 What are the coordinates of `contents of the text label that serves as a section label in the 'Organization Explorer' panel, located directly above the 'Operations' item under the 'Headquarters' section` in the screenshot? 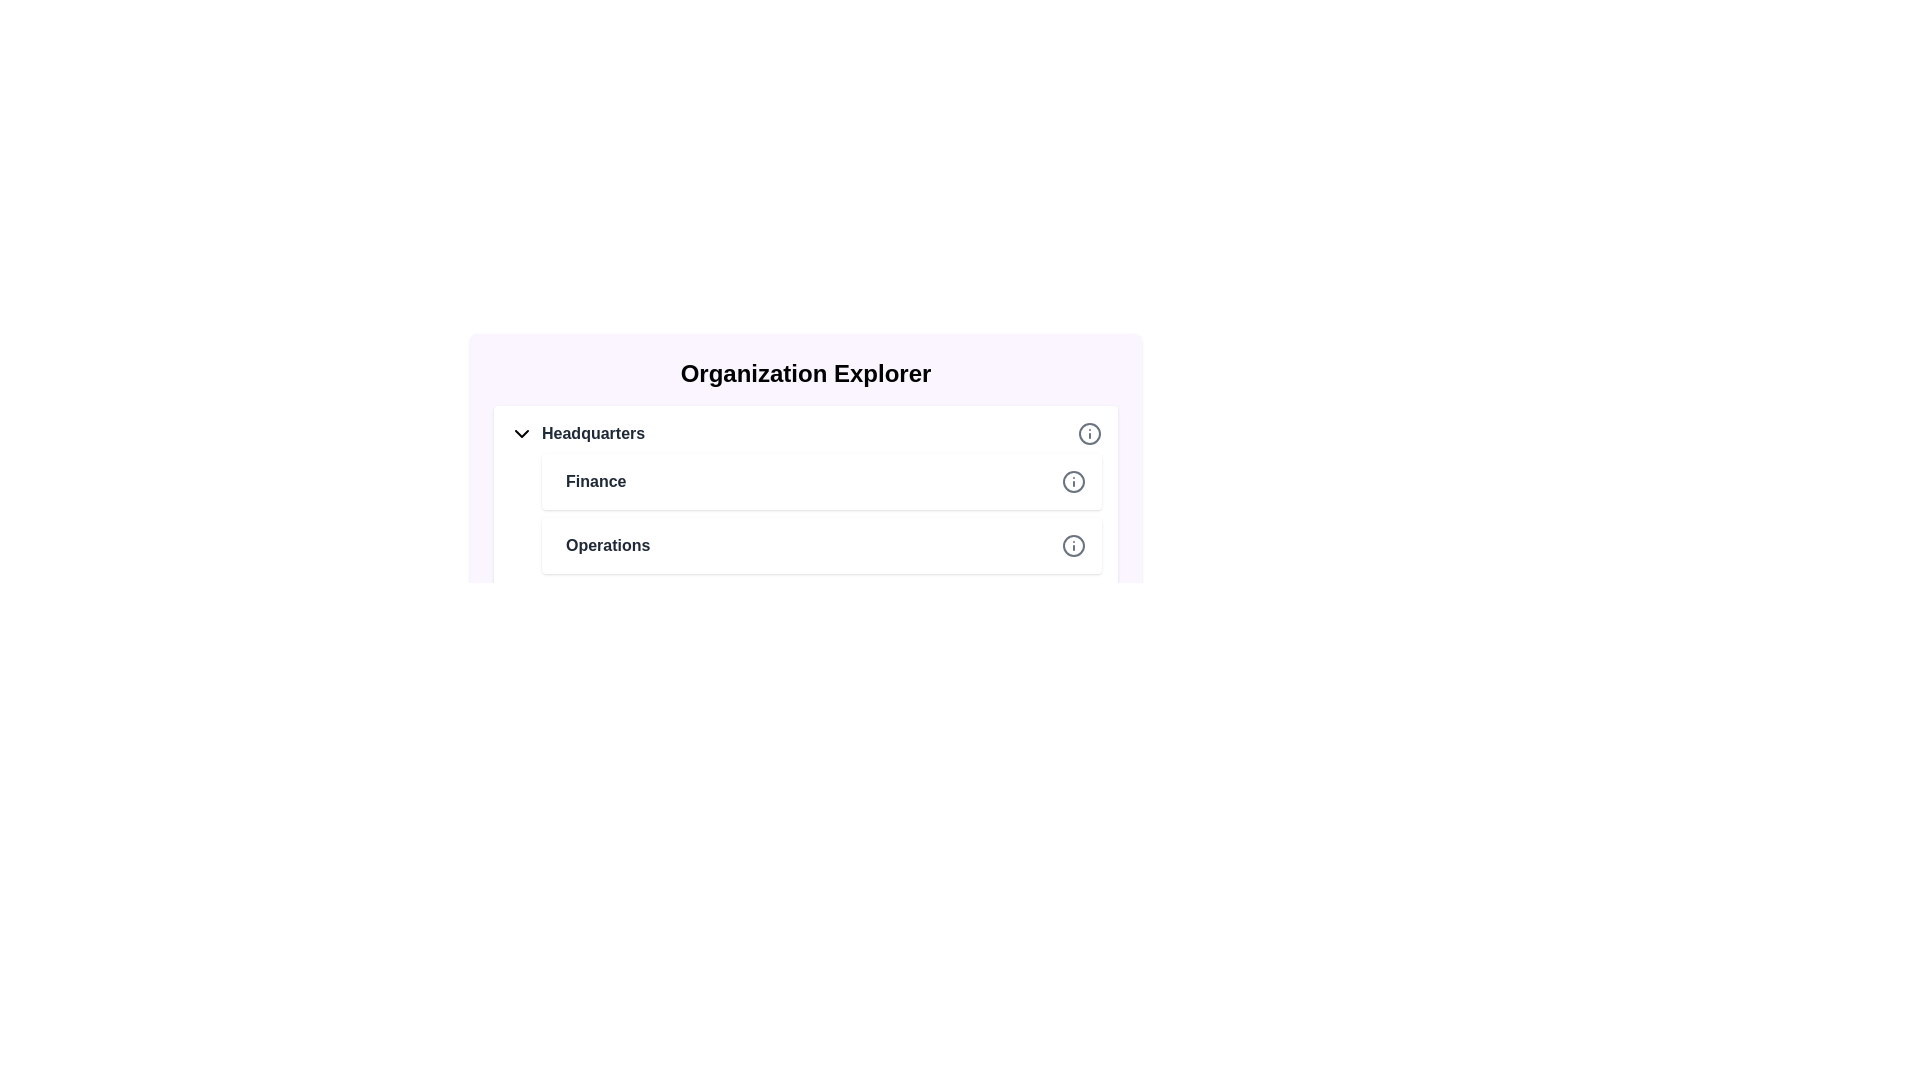 It's located at (595, 482).